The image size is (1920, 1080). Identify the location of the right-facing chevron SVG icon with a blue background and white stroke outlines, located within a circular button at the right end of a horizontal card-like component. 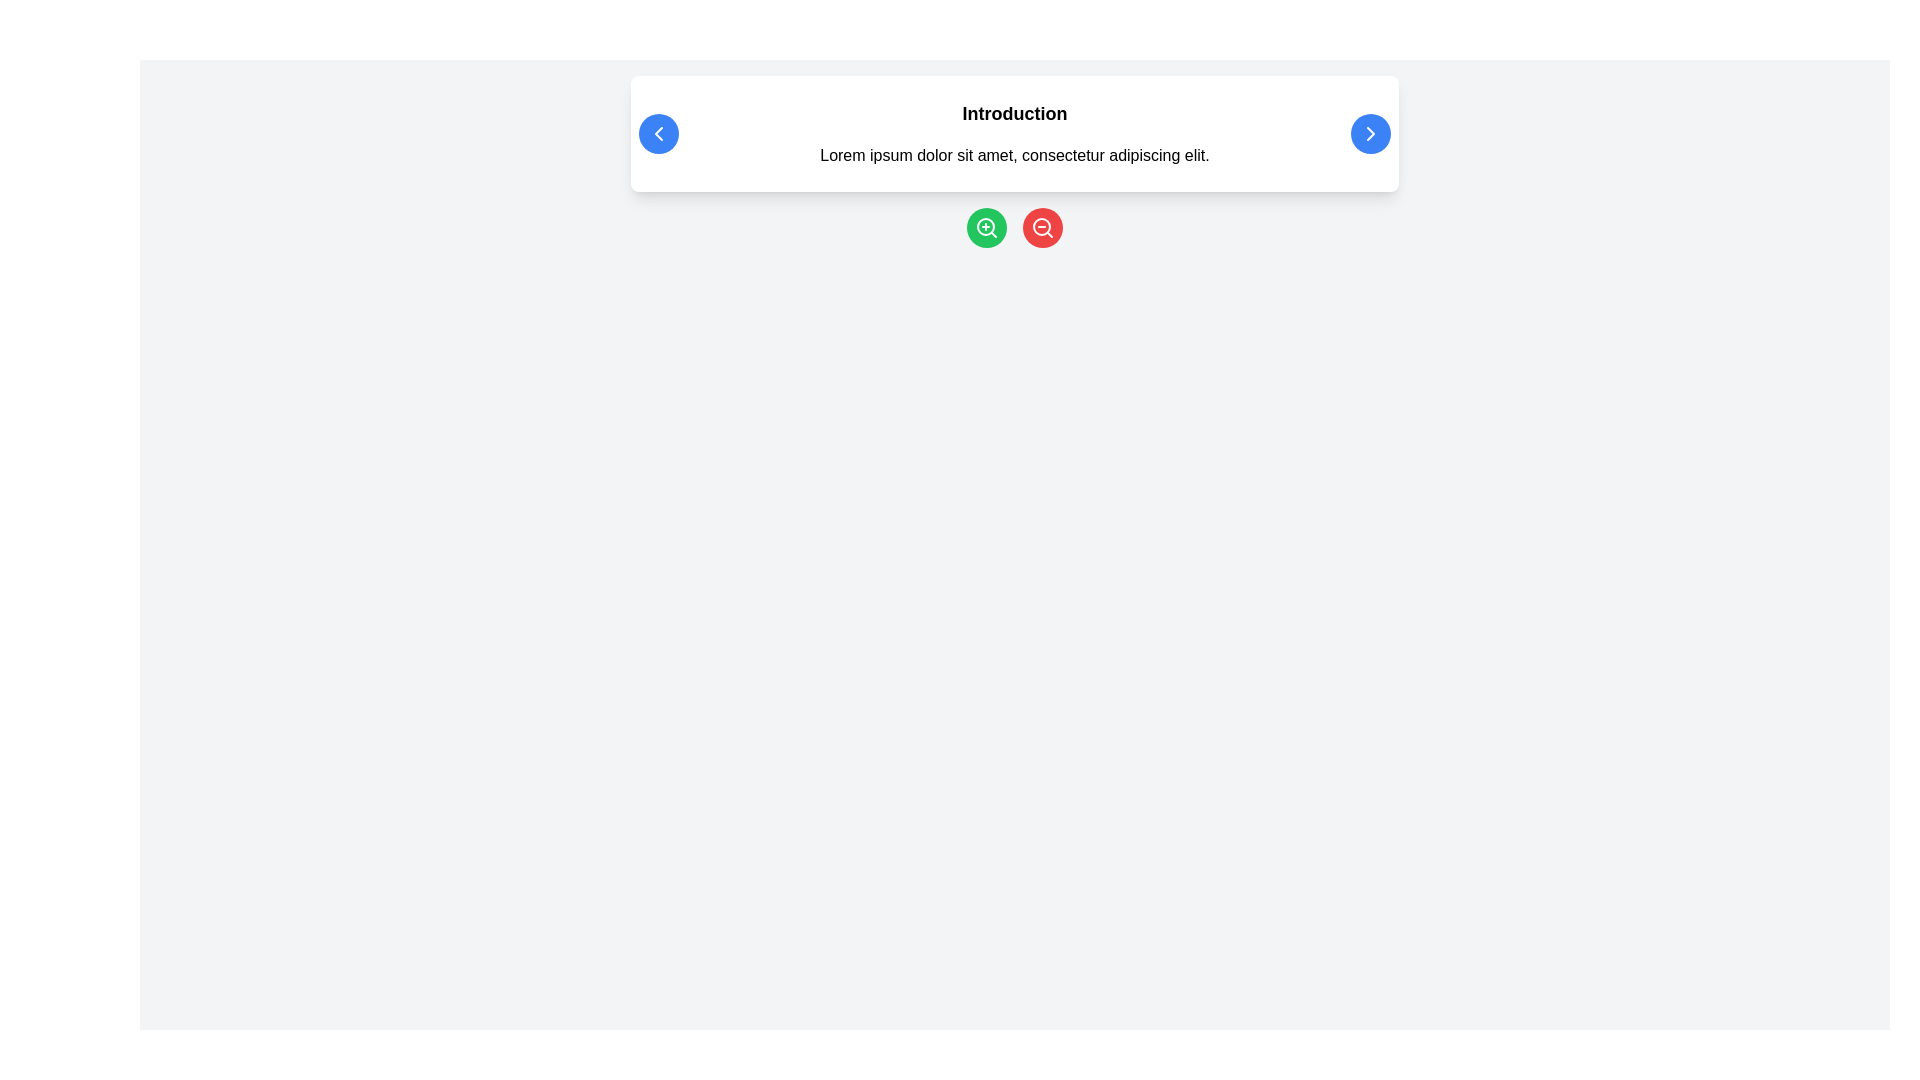
(1370, 134).